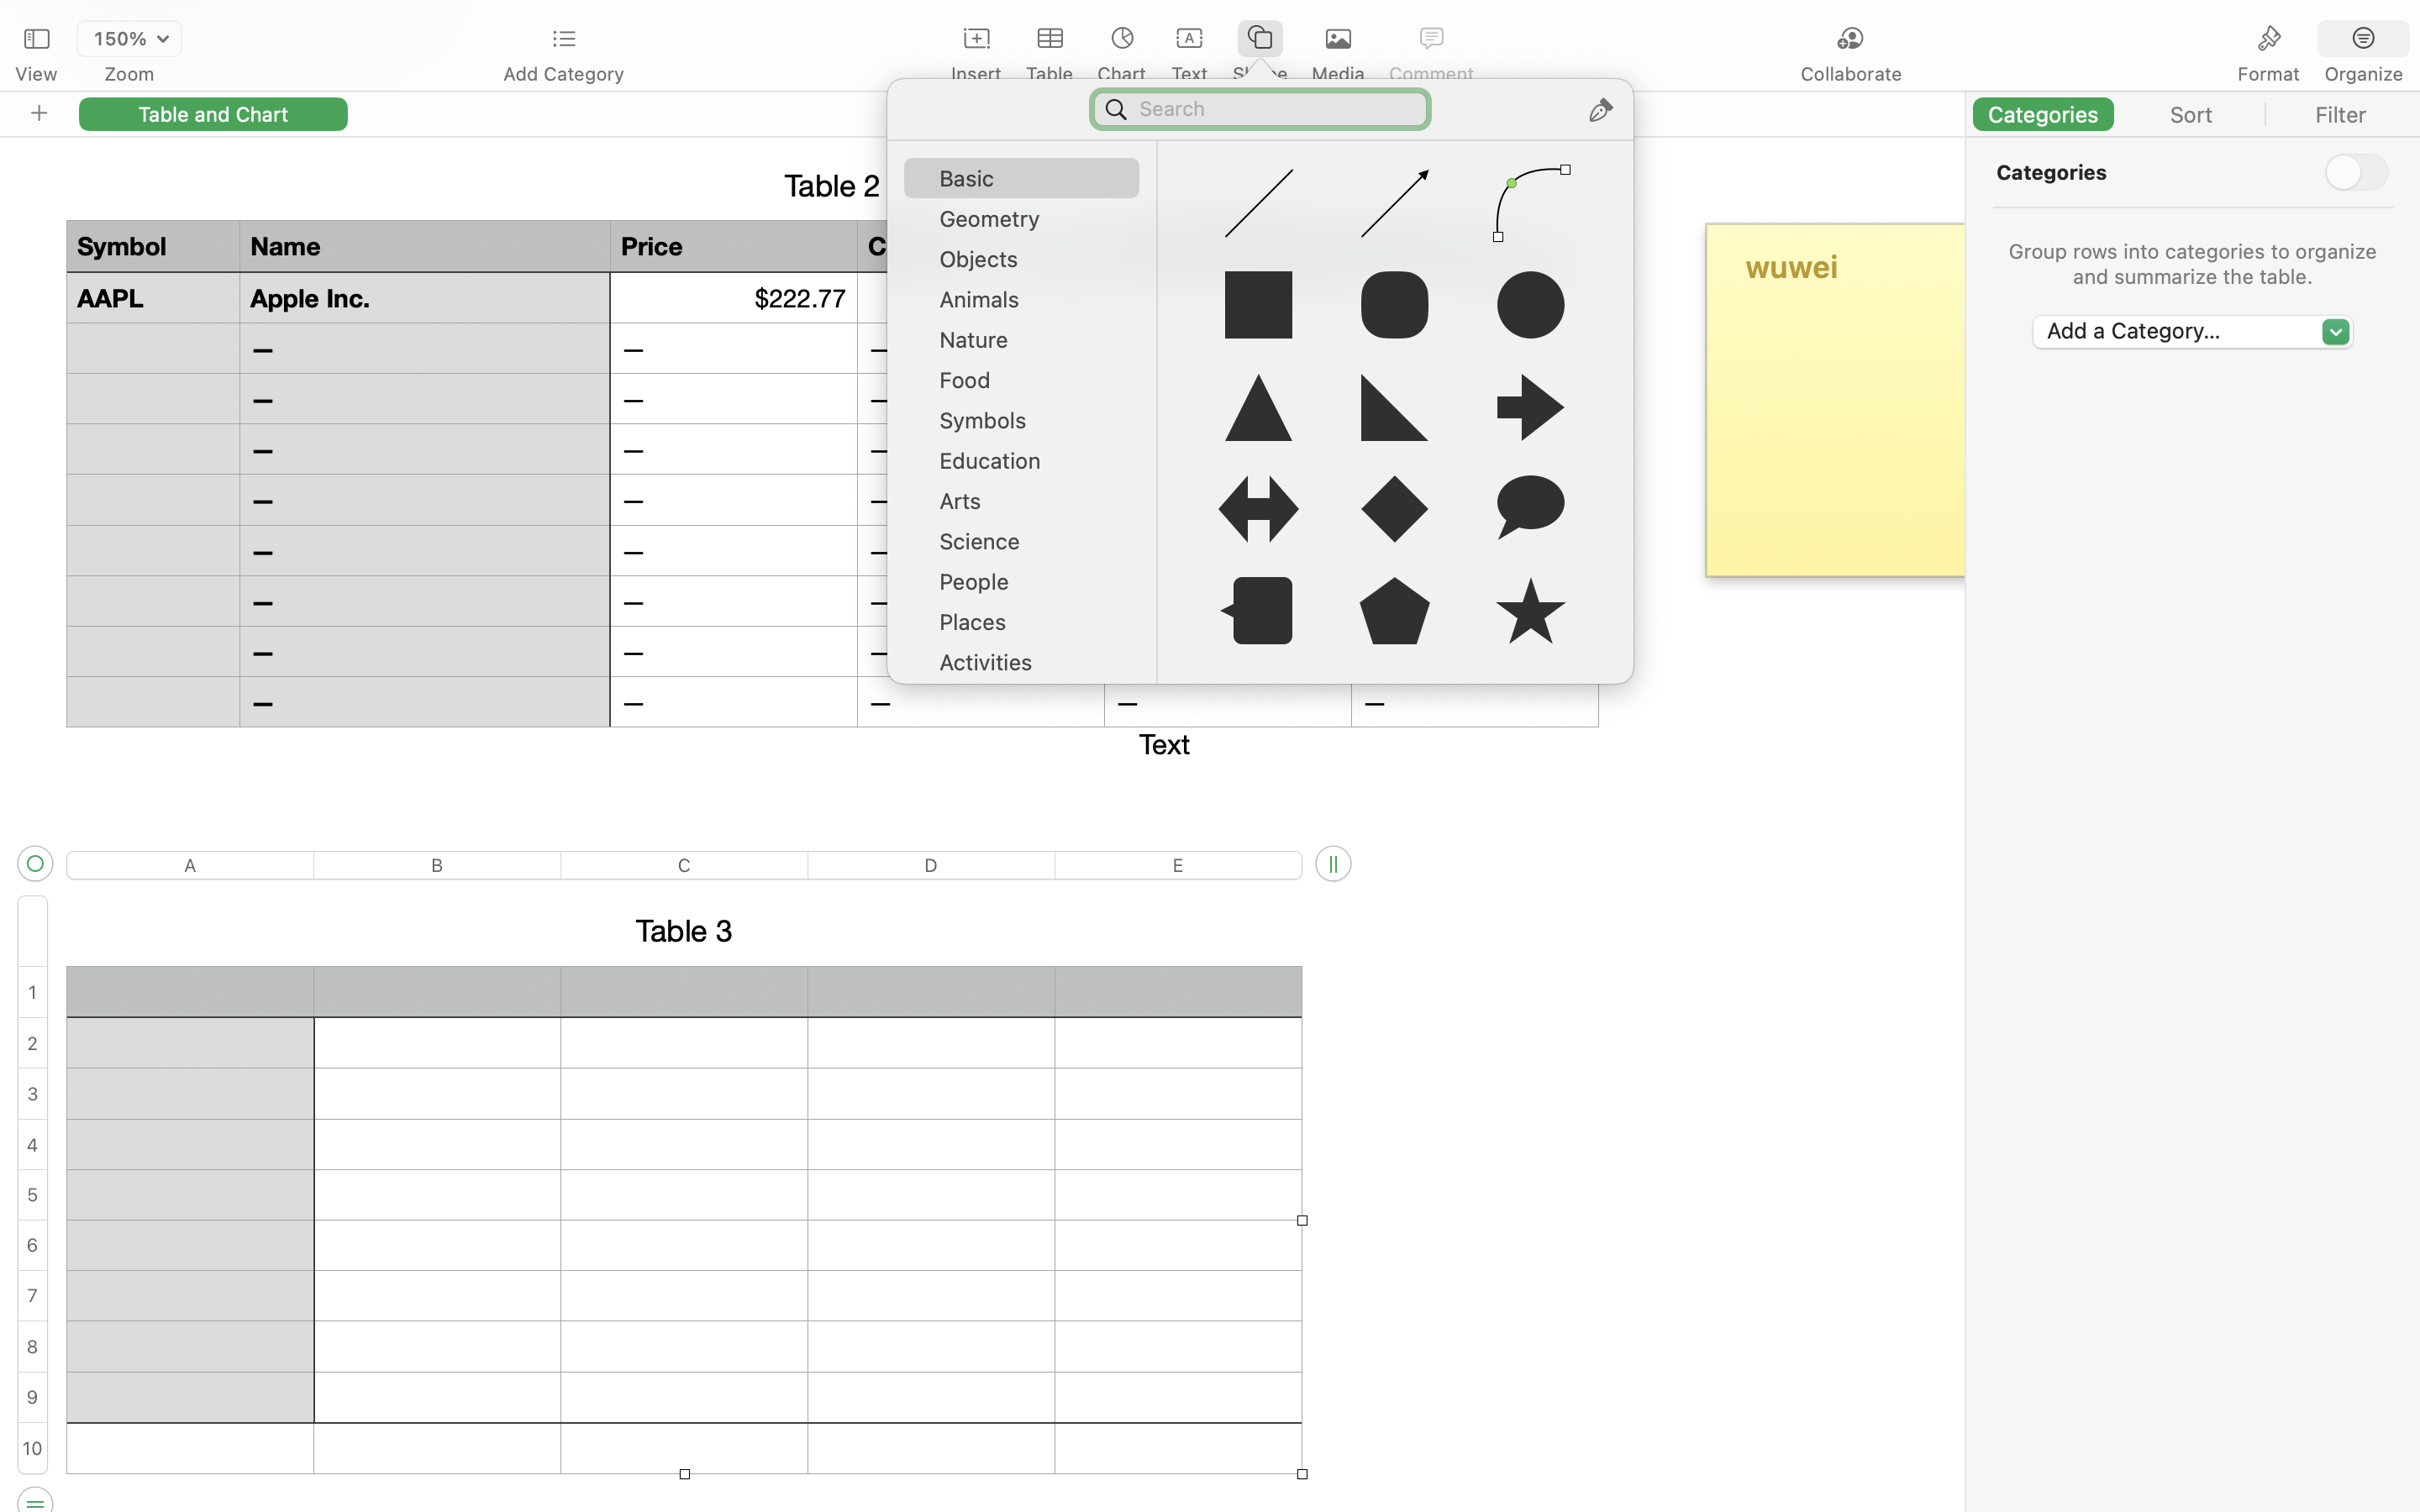  I want to click on 'Food', so click(1029, 386).